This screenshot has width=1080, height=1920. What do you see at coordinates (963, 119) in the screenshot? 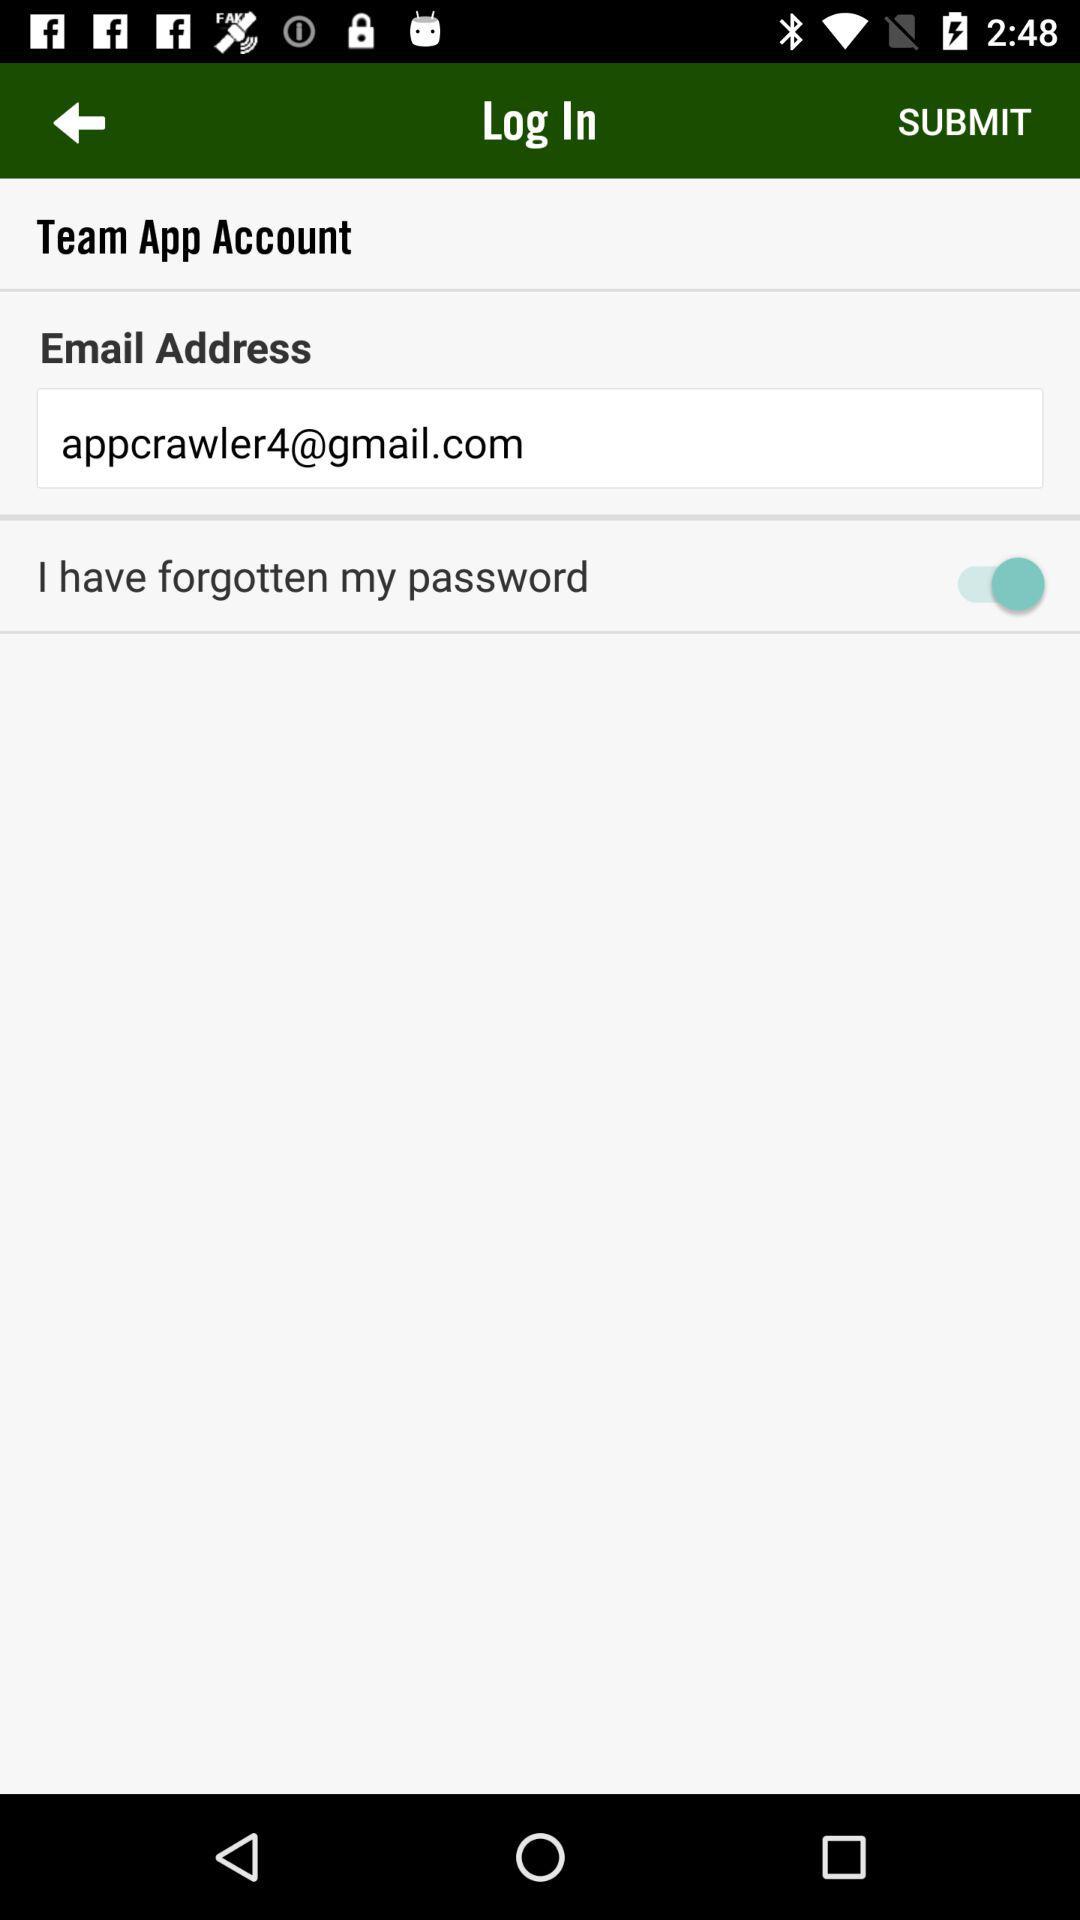
I see `icon above the team app account icon` at bounding box center [963, 119].